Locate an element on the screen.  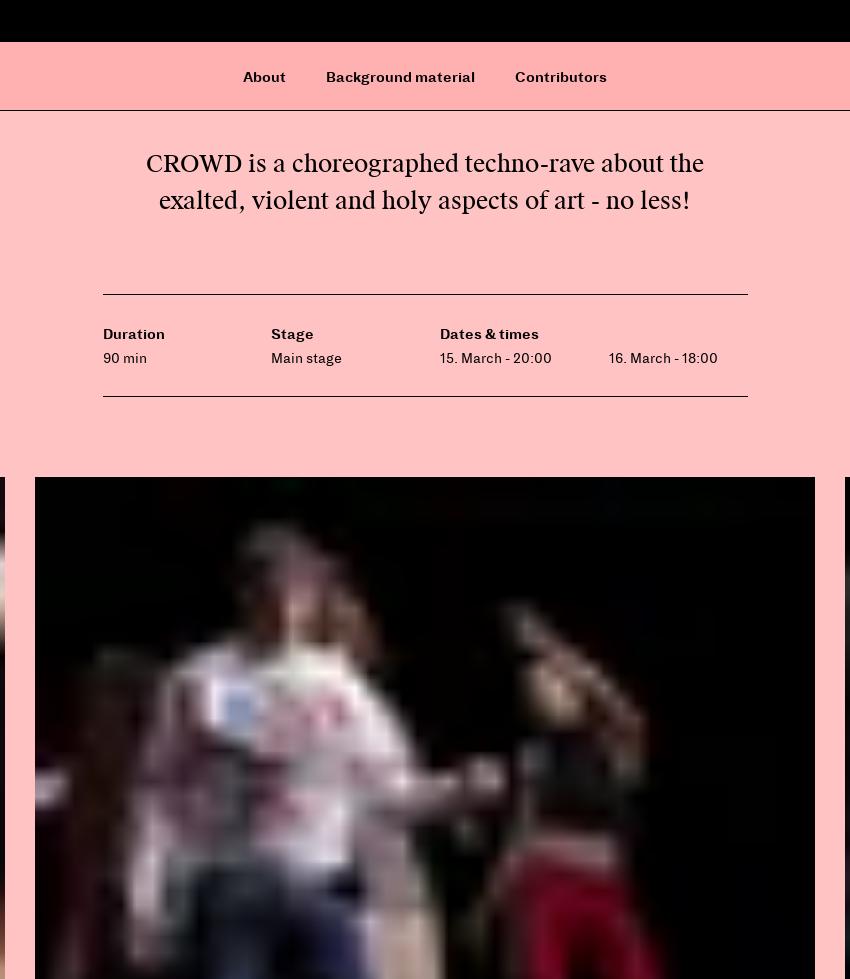
'15. March - 20:00' is located at coordinates (438, 357).